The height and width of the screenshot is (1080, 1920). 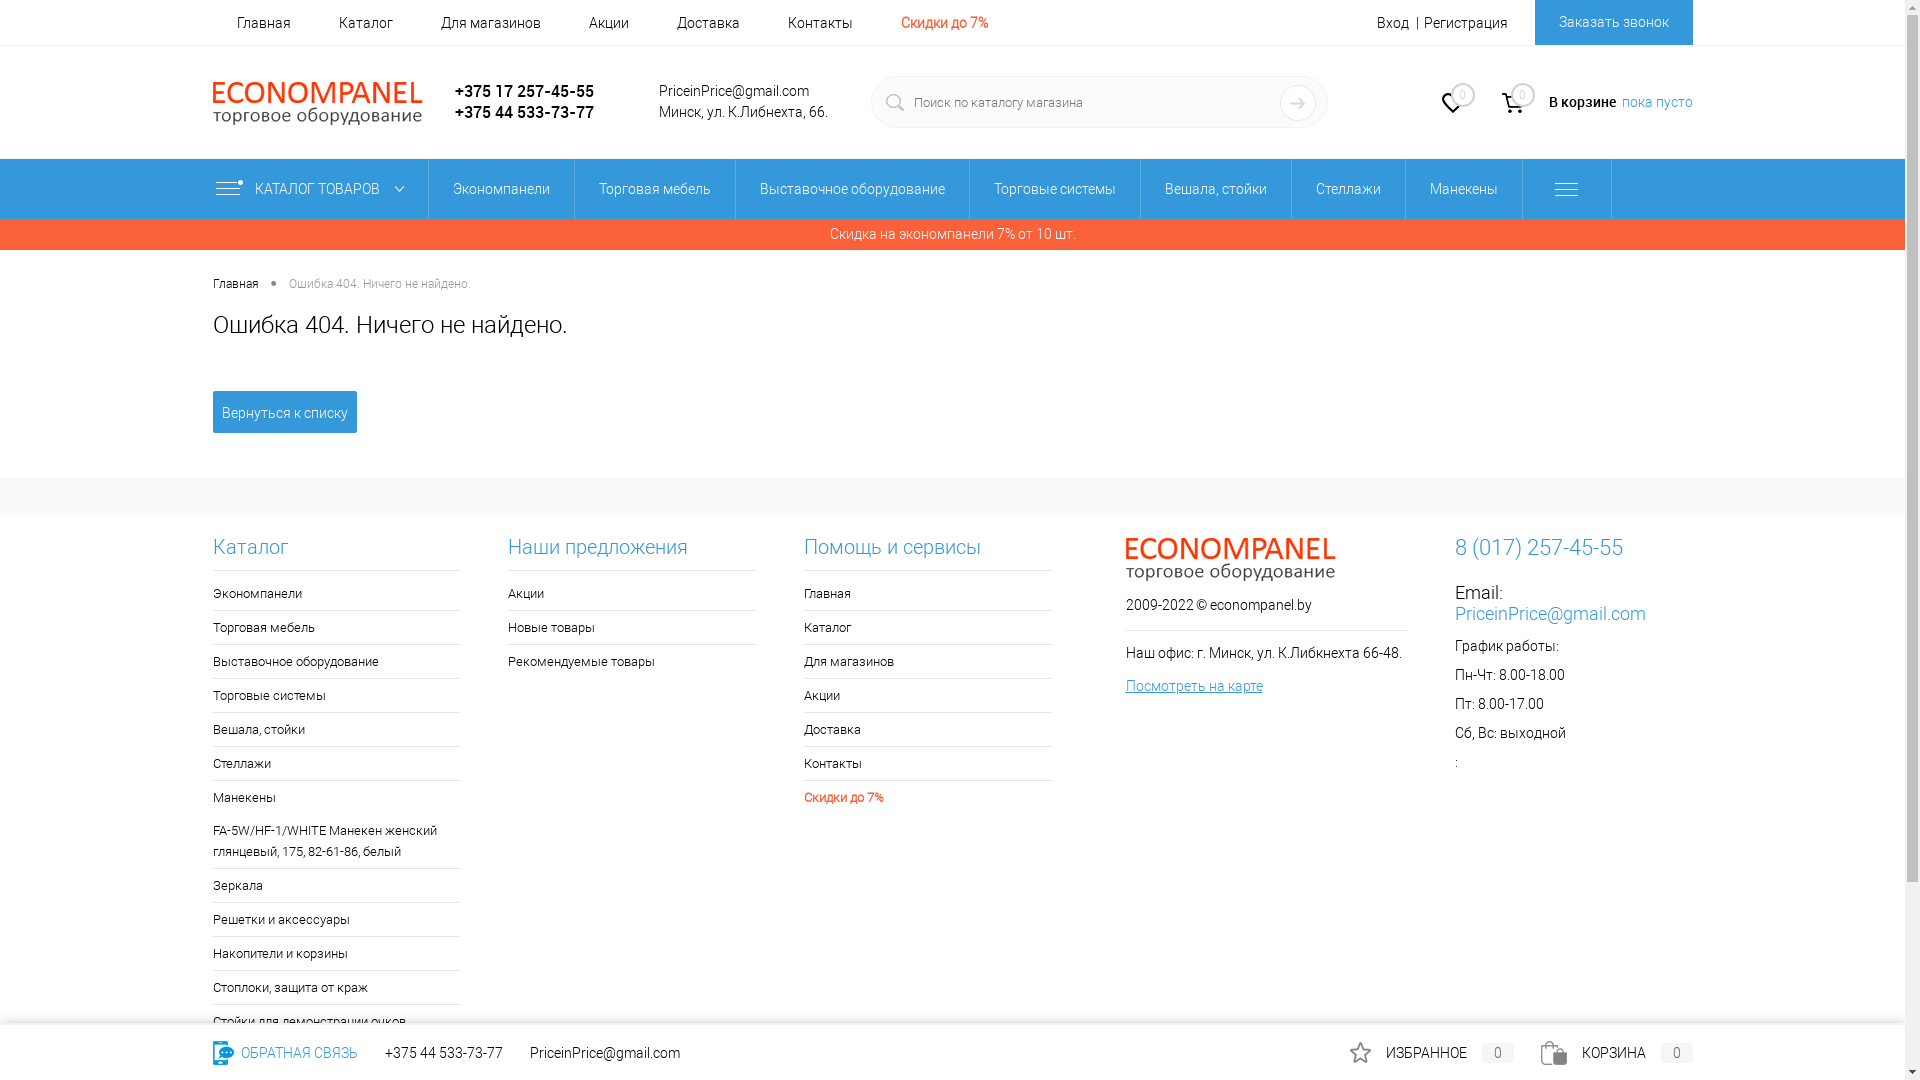 I want to click on '0', so click(x=1451, y=105).